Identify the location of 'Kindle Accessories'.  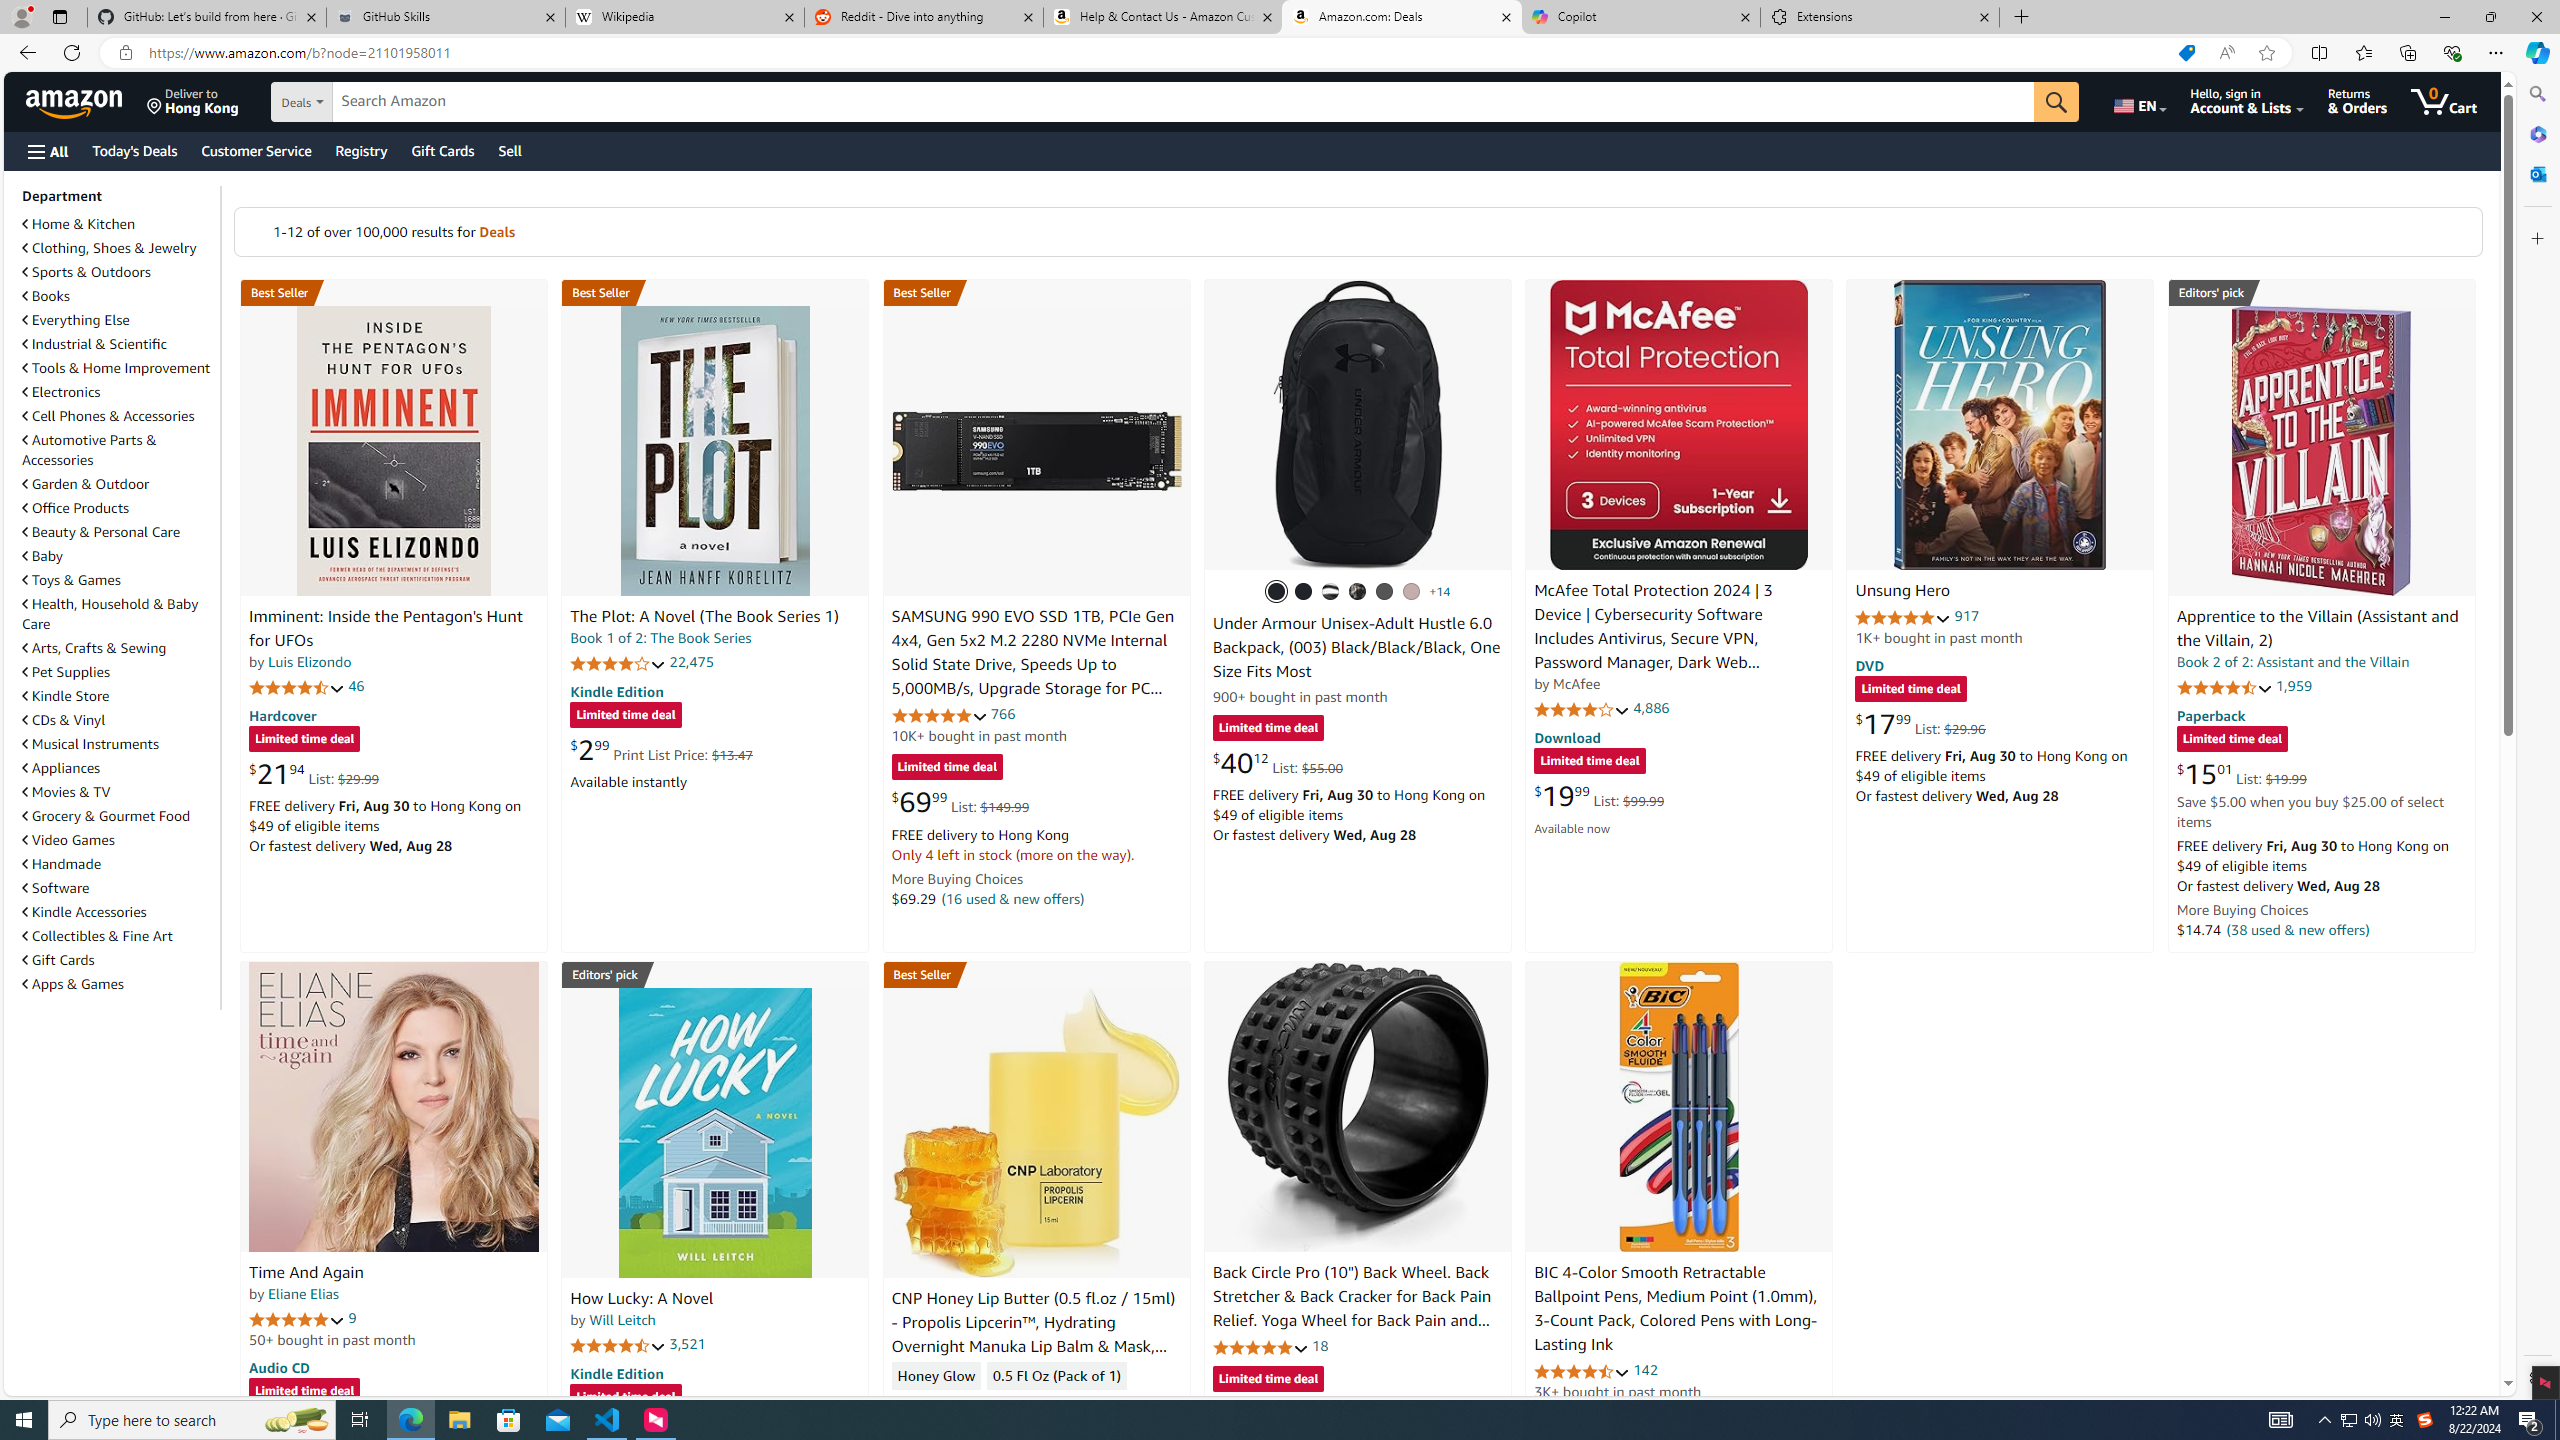
(83, 911).